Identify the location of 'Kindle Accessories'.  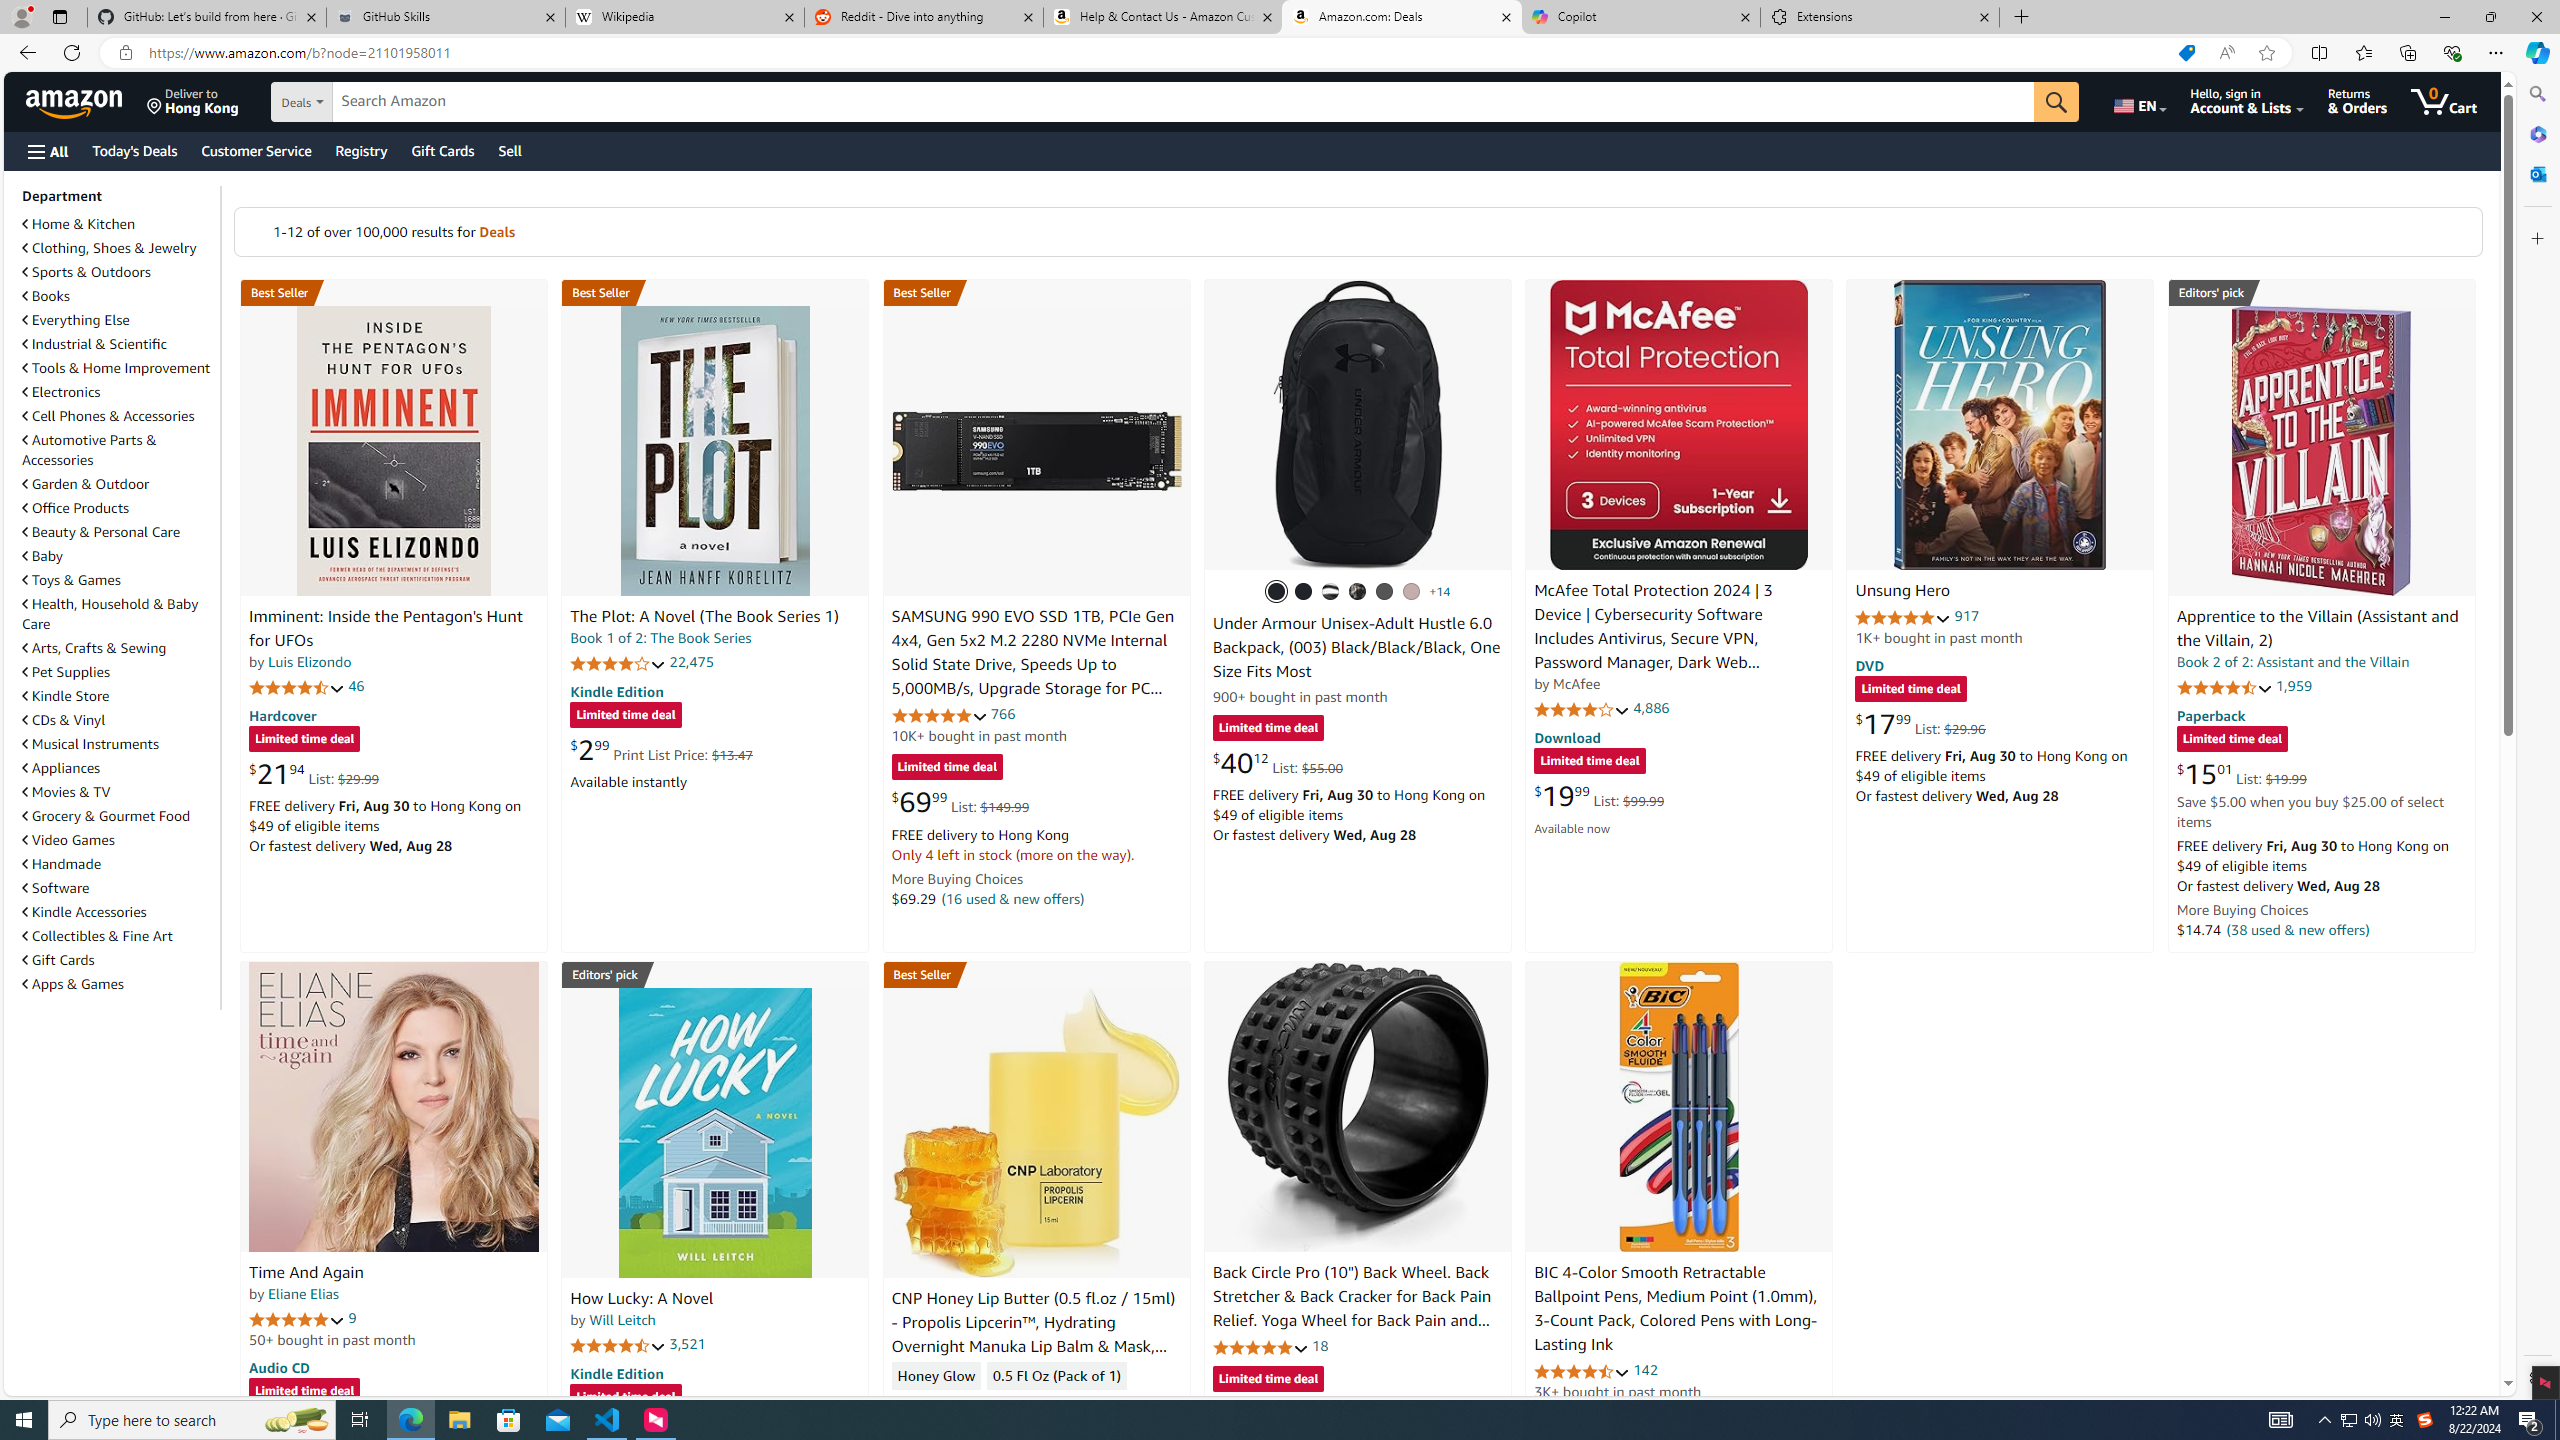
(83, 911).